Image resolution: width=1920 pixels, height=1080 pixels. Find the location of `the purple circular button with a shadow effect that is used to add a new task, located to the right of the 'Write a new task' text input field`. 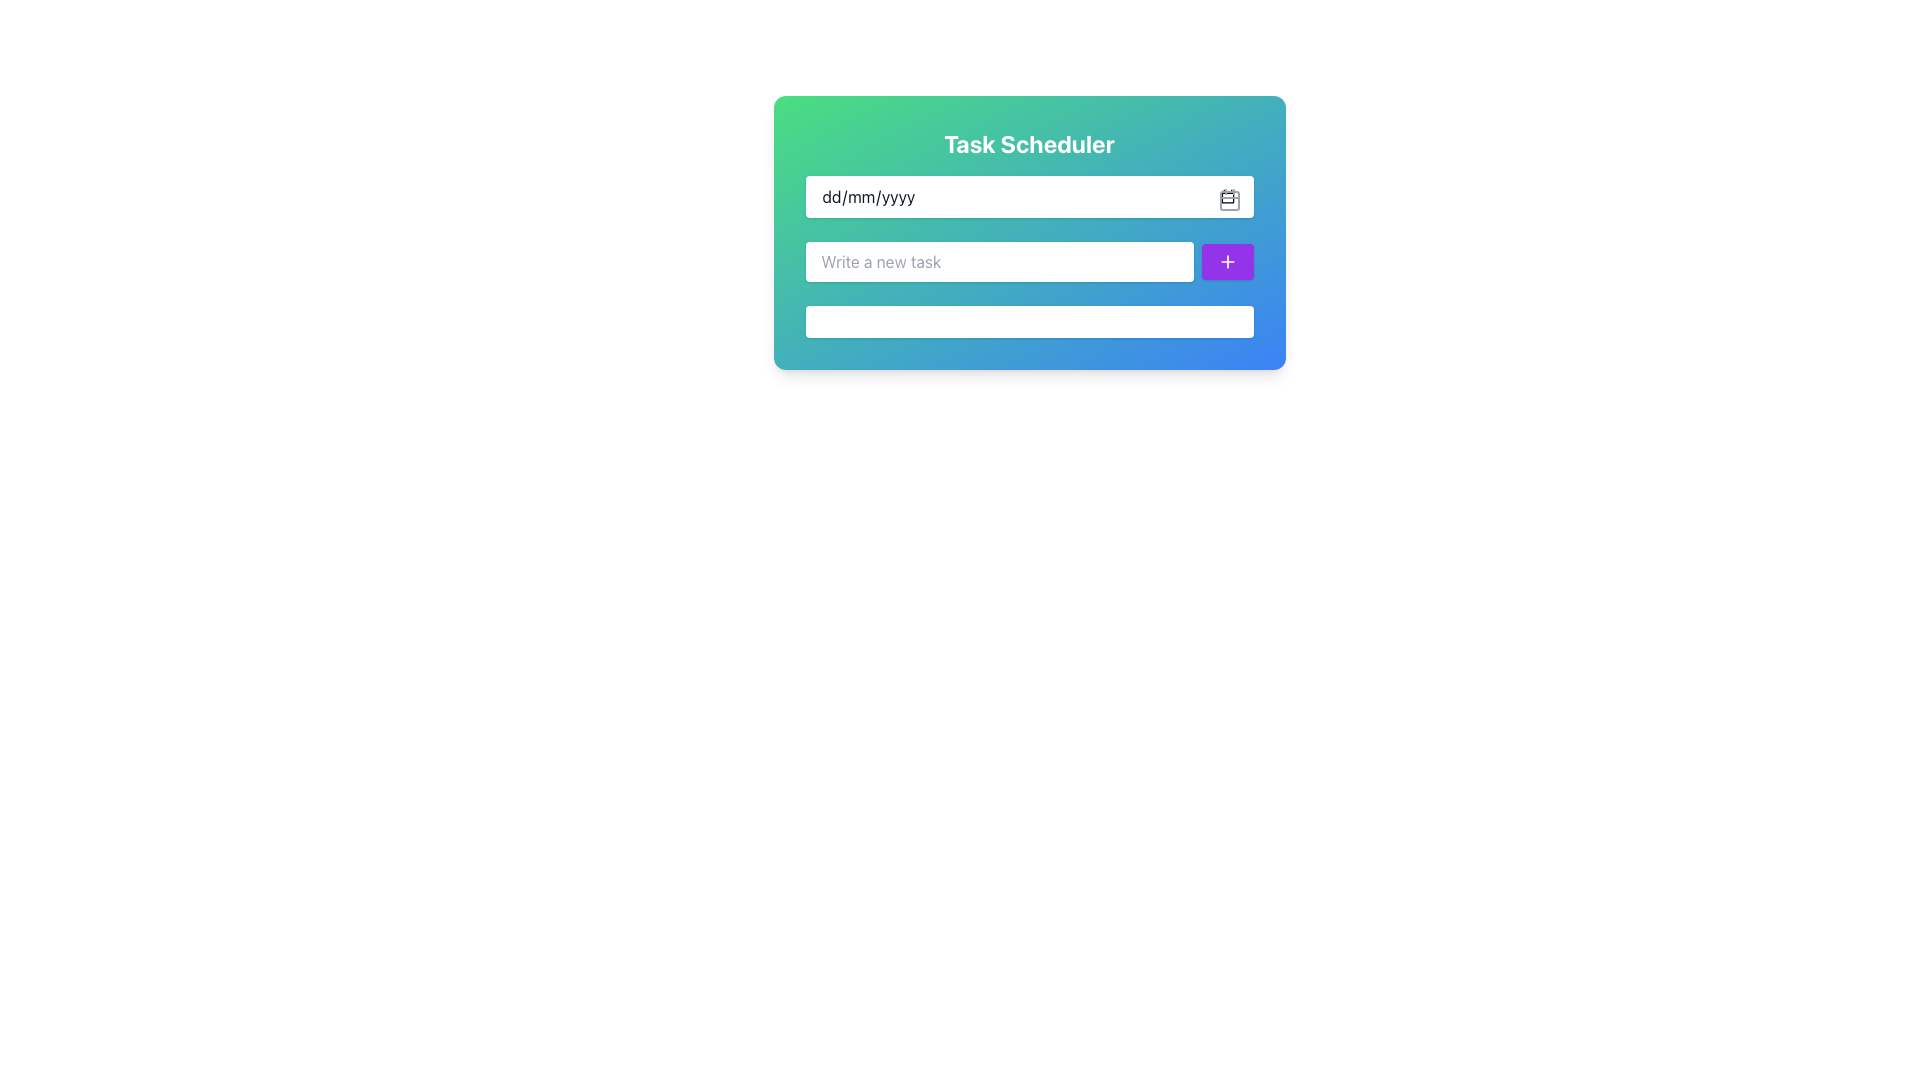

the purple circular button with a shadow effect that is used to add a new task, located to the right of the 'Write a new task' text input field is located at coordinates (1226, 261).